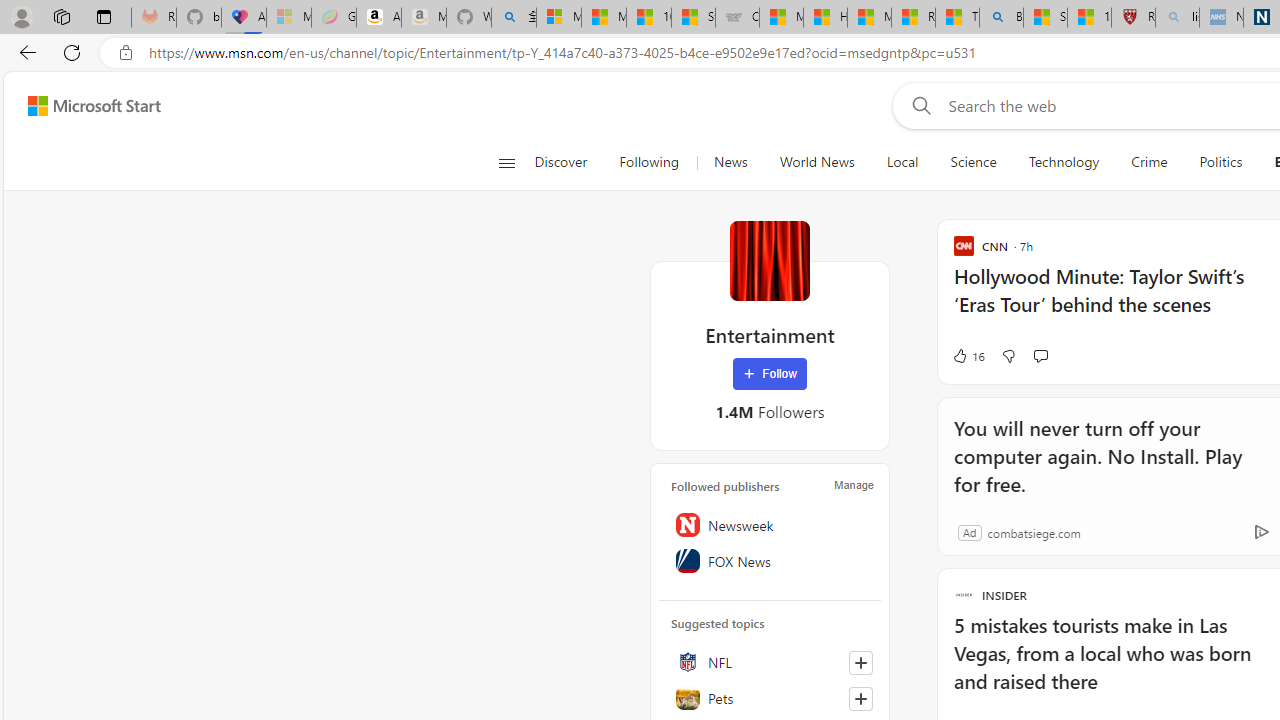 This screenshot has height=720, width=1280. What do you see at coordinates (769, 561) in the screenshot?
I see `'FOX News'` at bounding box center [769, 561].